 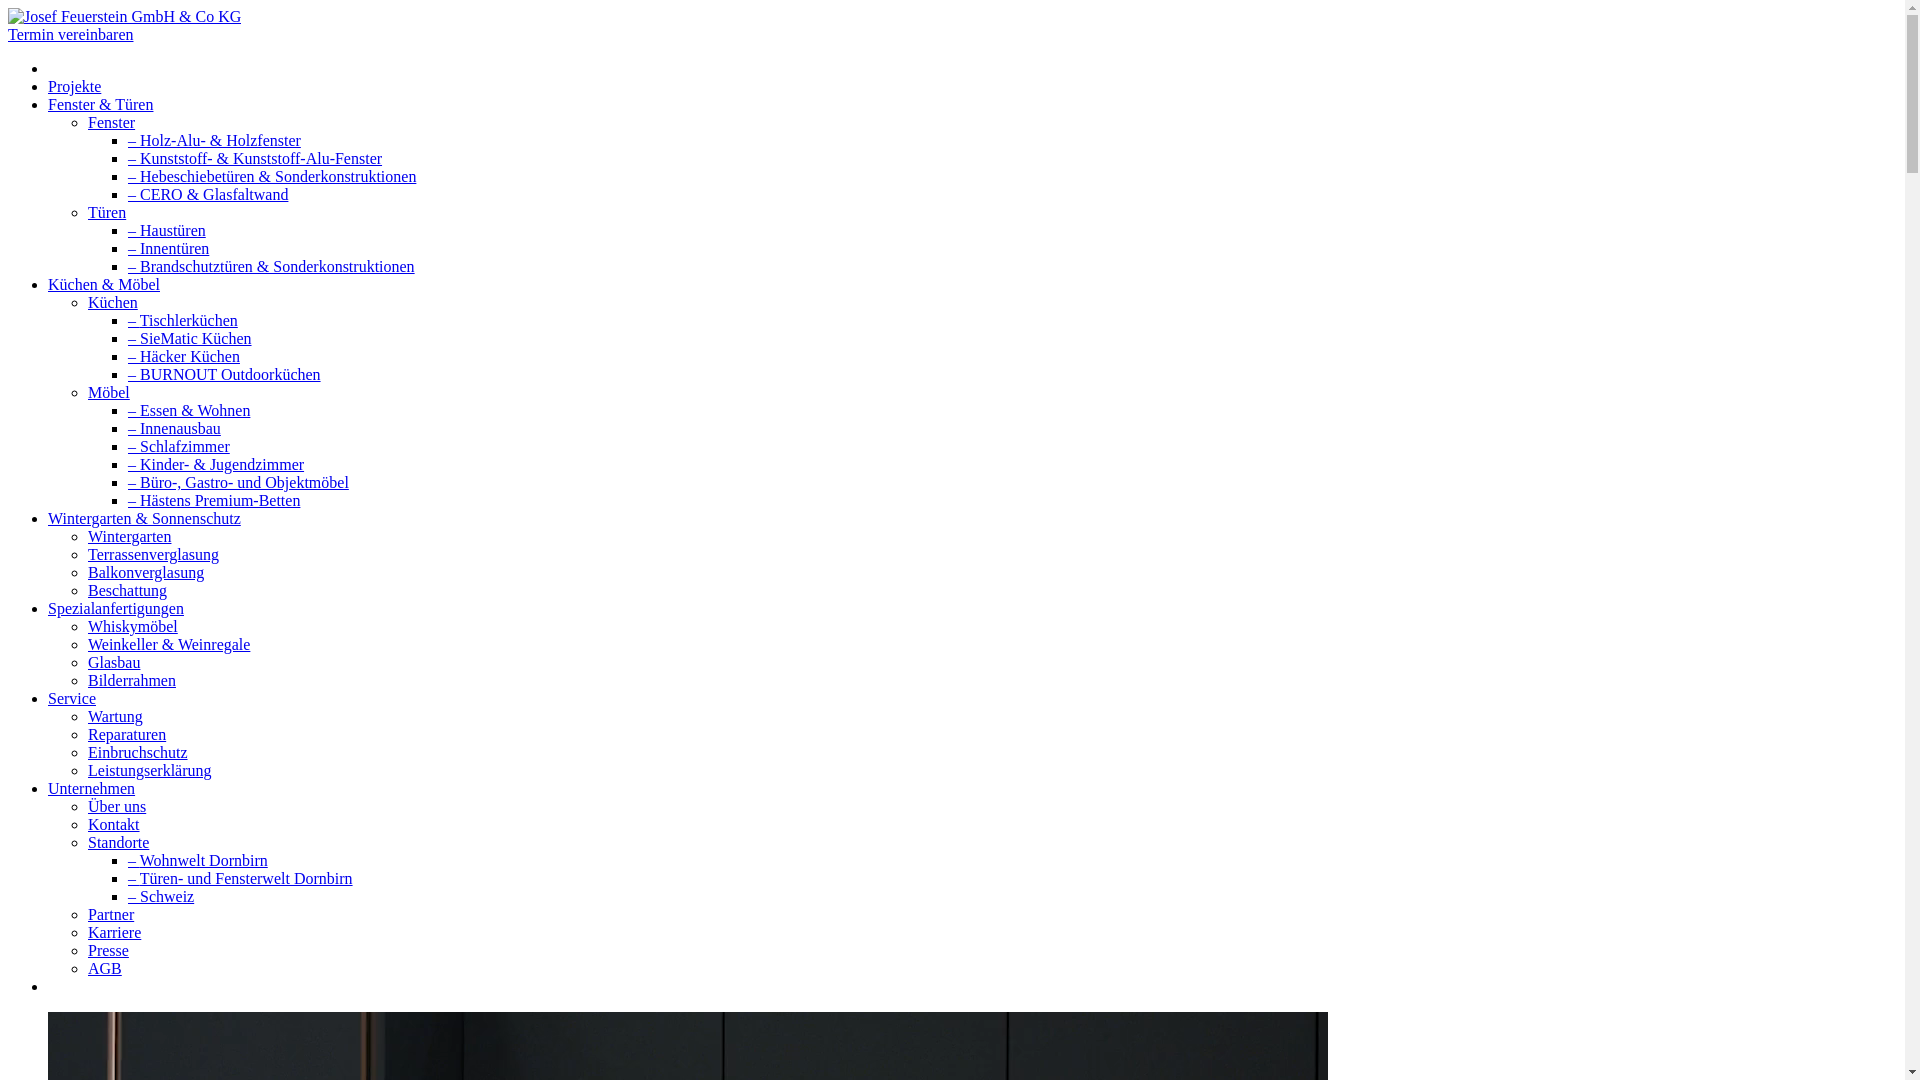 What do you see at coordinates (125, 734) in the screenshot?
I see `'Reparaturen'` at bounding box center [125, 734].